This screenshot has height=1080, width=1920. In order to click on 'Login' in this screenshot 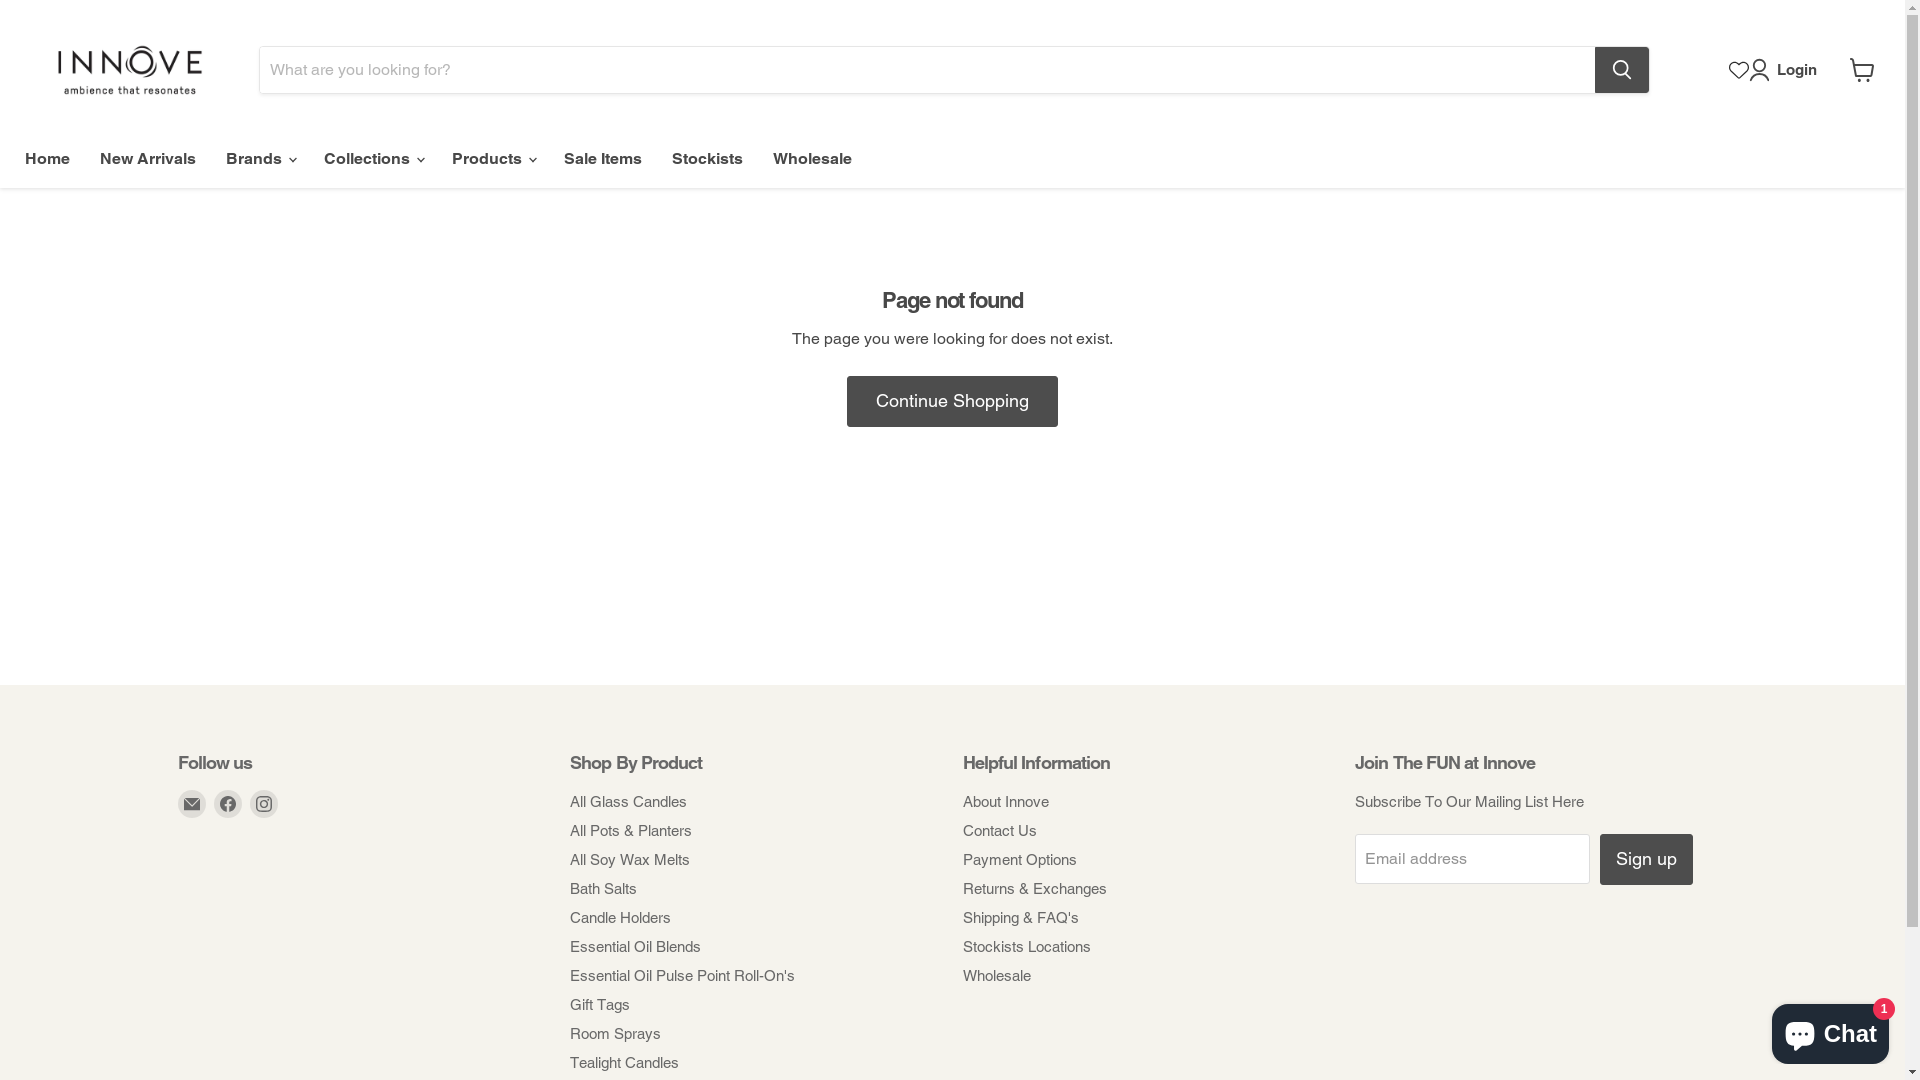, I will do `click(1786, 68)`.